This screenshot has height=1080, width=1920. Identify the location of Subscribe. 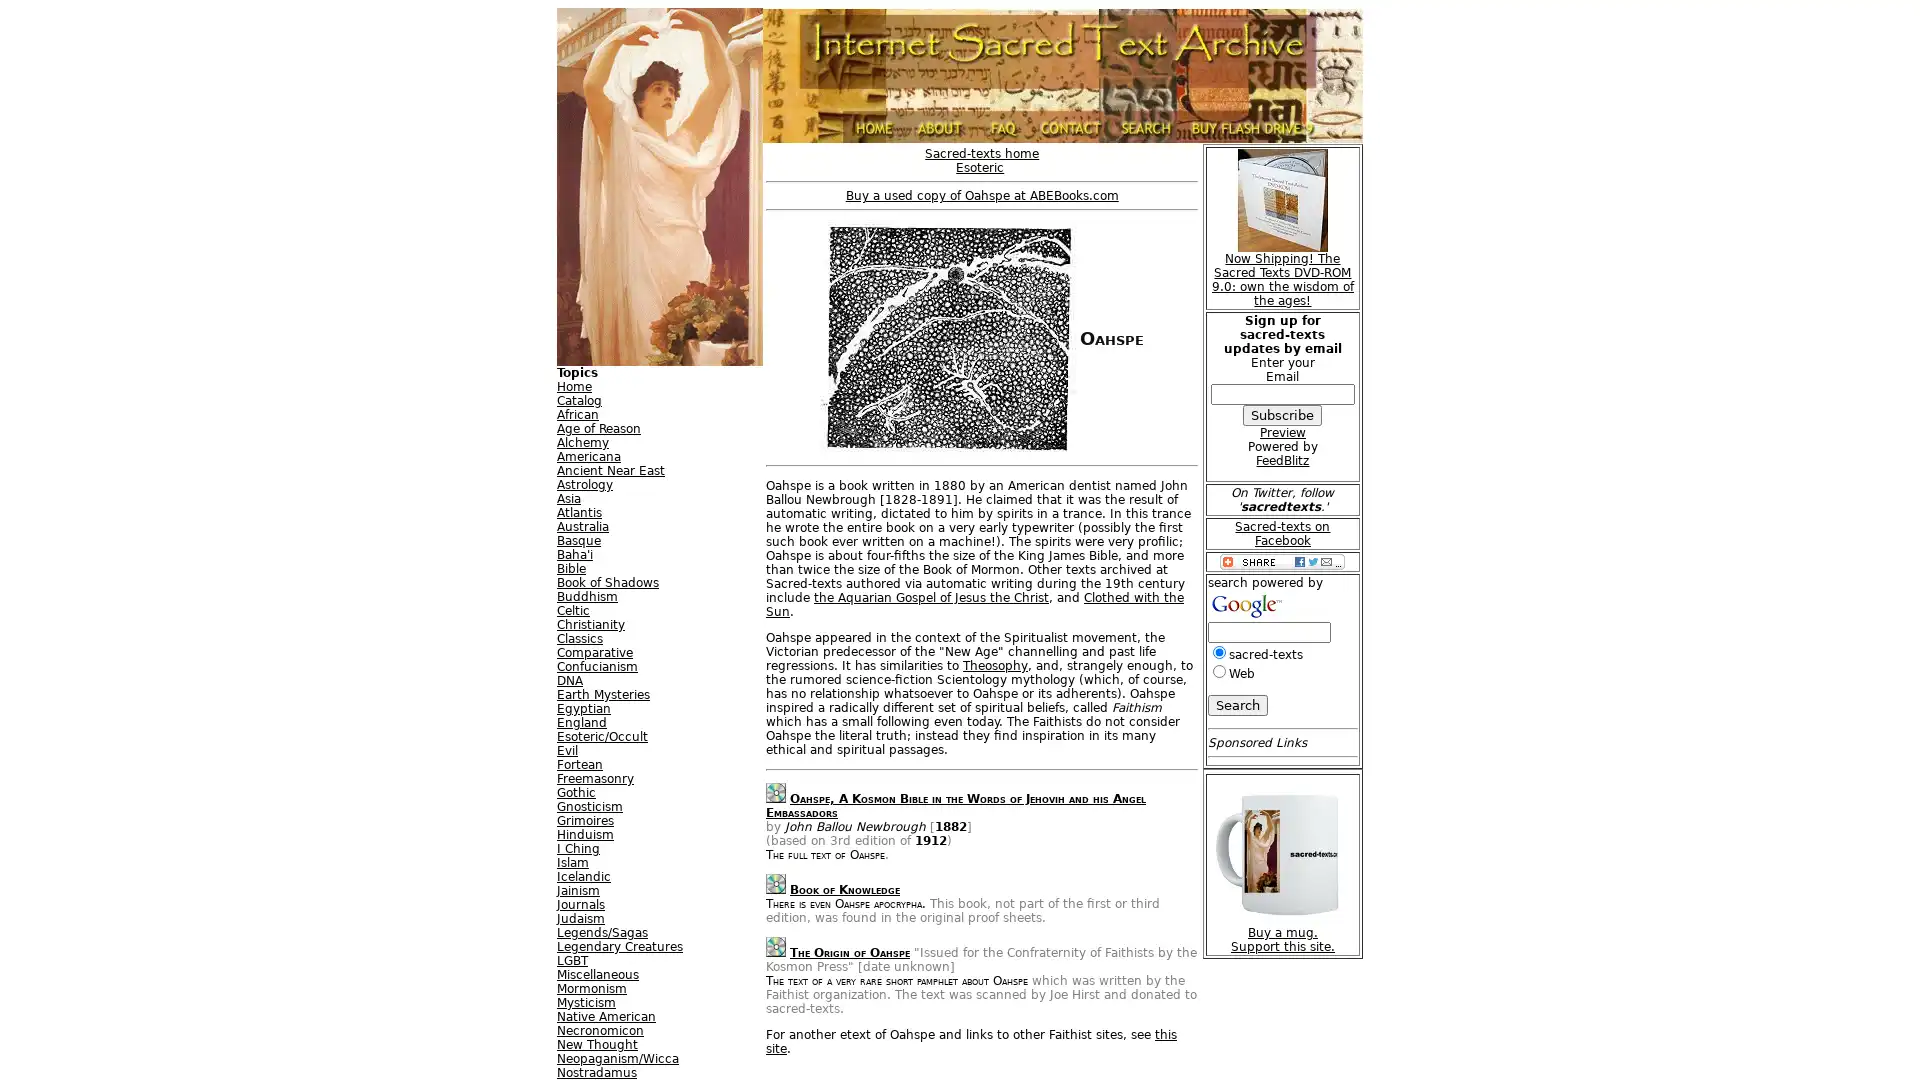
(1282, 414).